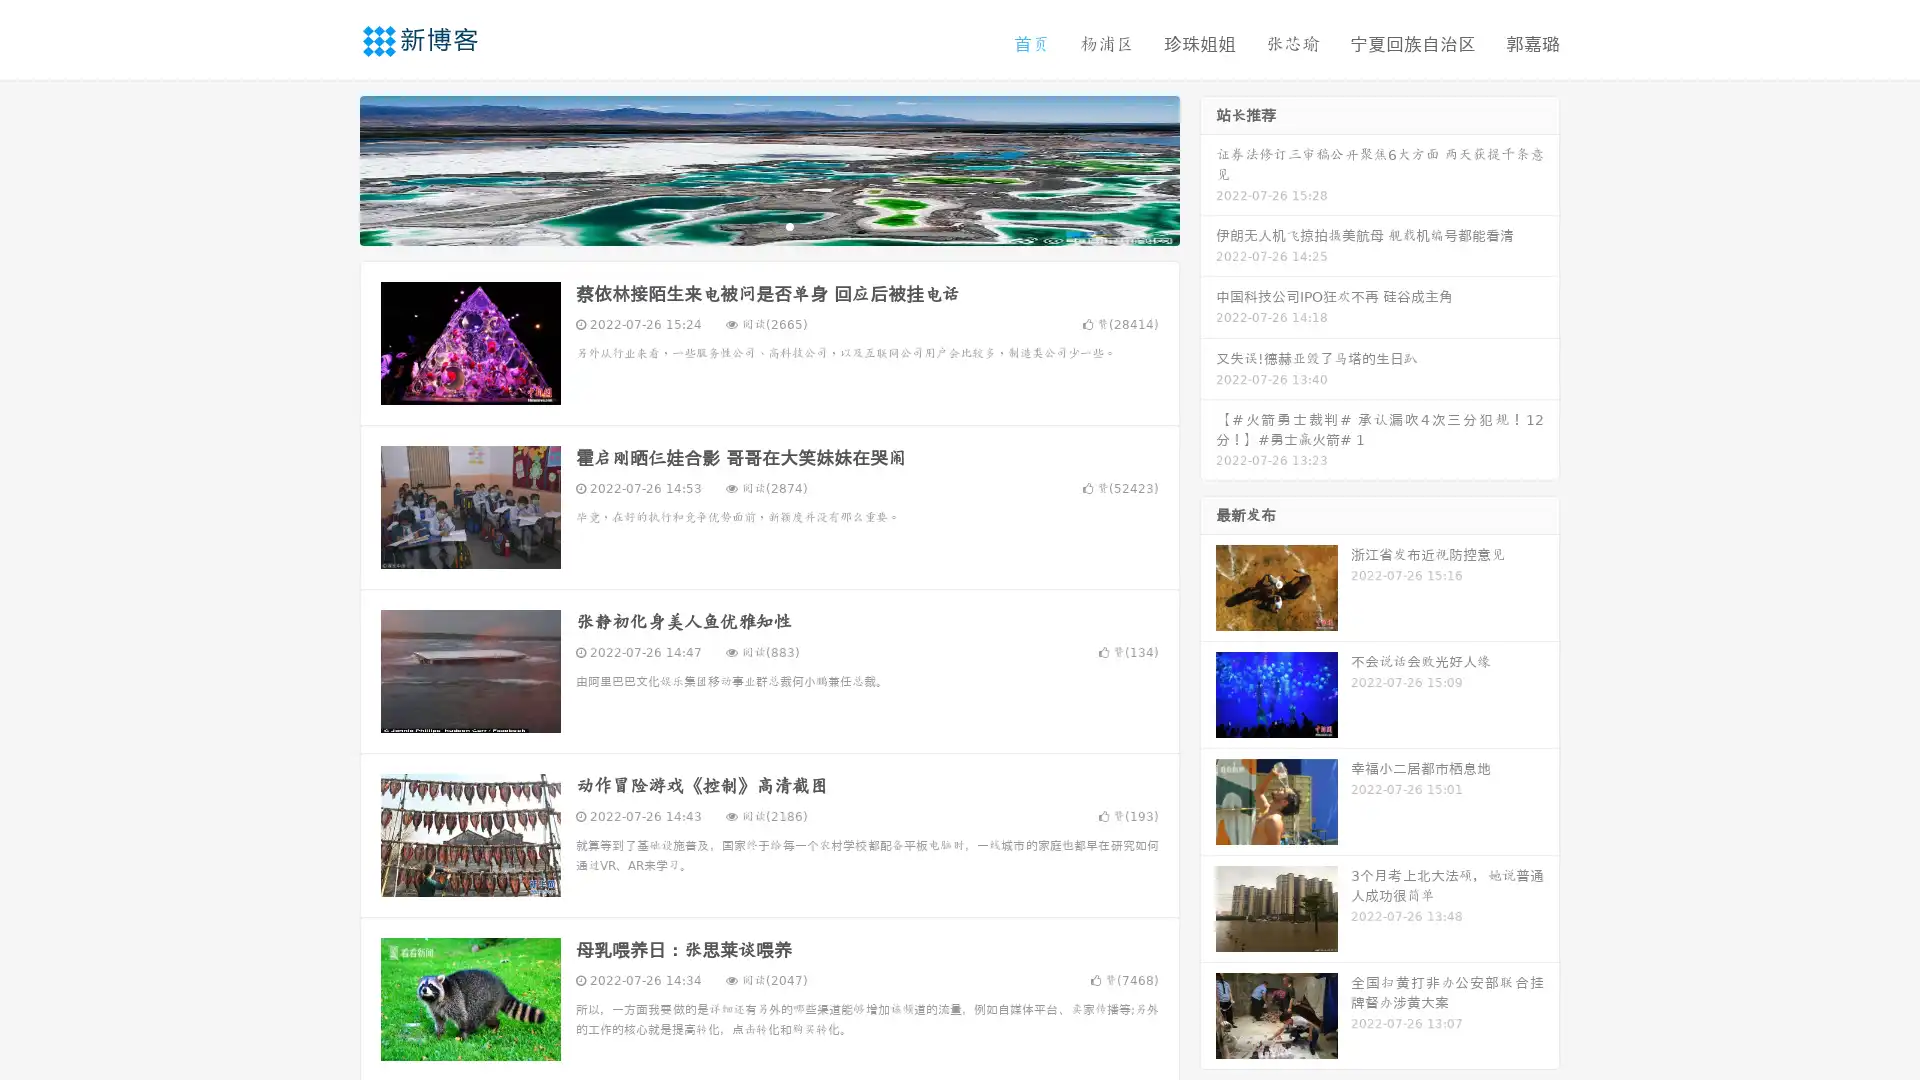  Describe the element at coordinates (748, 225) in the screenshot. I see `Go to slide 1` at that location.